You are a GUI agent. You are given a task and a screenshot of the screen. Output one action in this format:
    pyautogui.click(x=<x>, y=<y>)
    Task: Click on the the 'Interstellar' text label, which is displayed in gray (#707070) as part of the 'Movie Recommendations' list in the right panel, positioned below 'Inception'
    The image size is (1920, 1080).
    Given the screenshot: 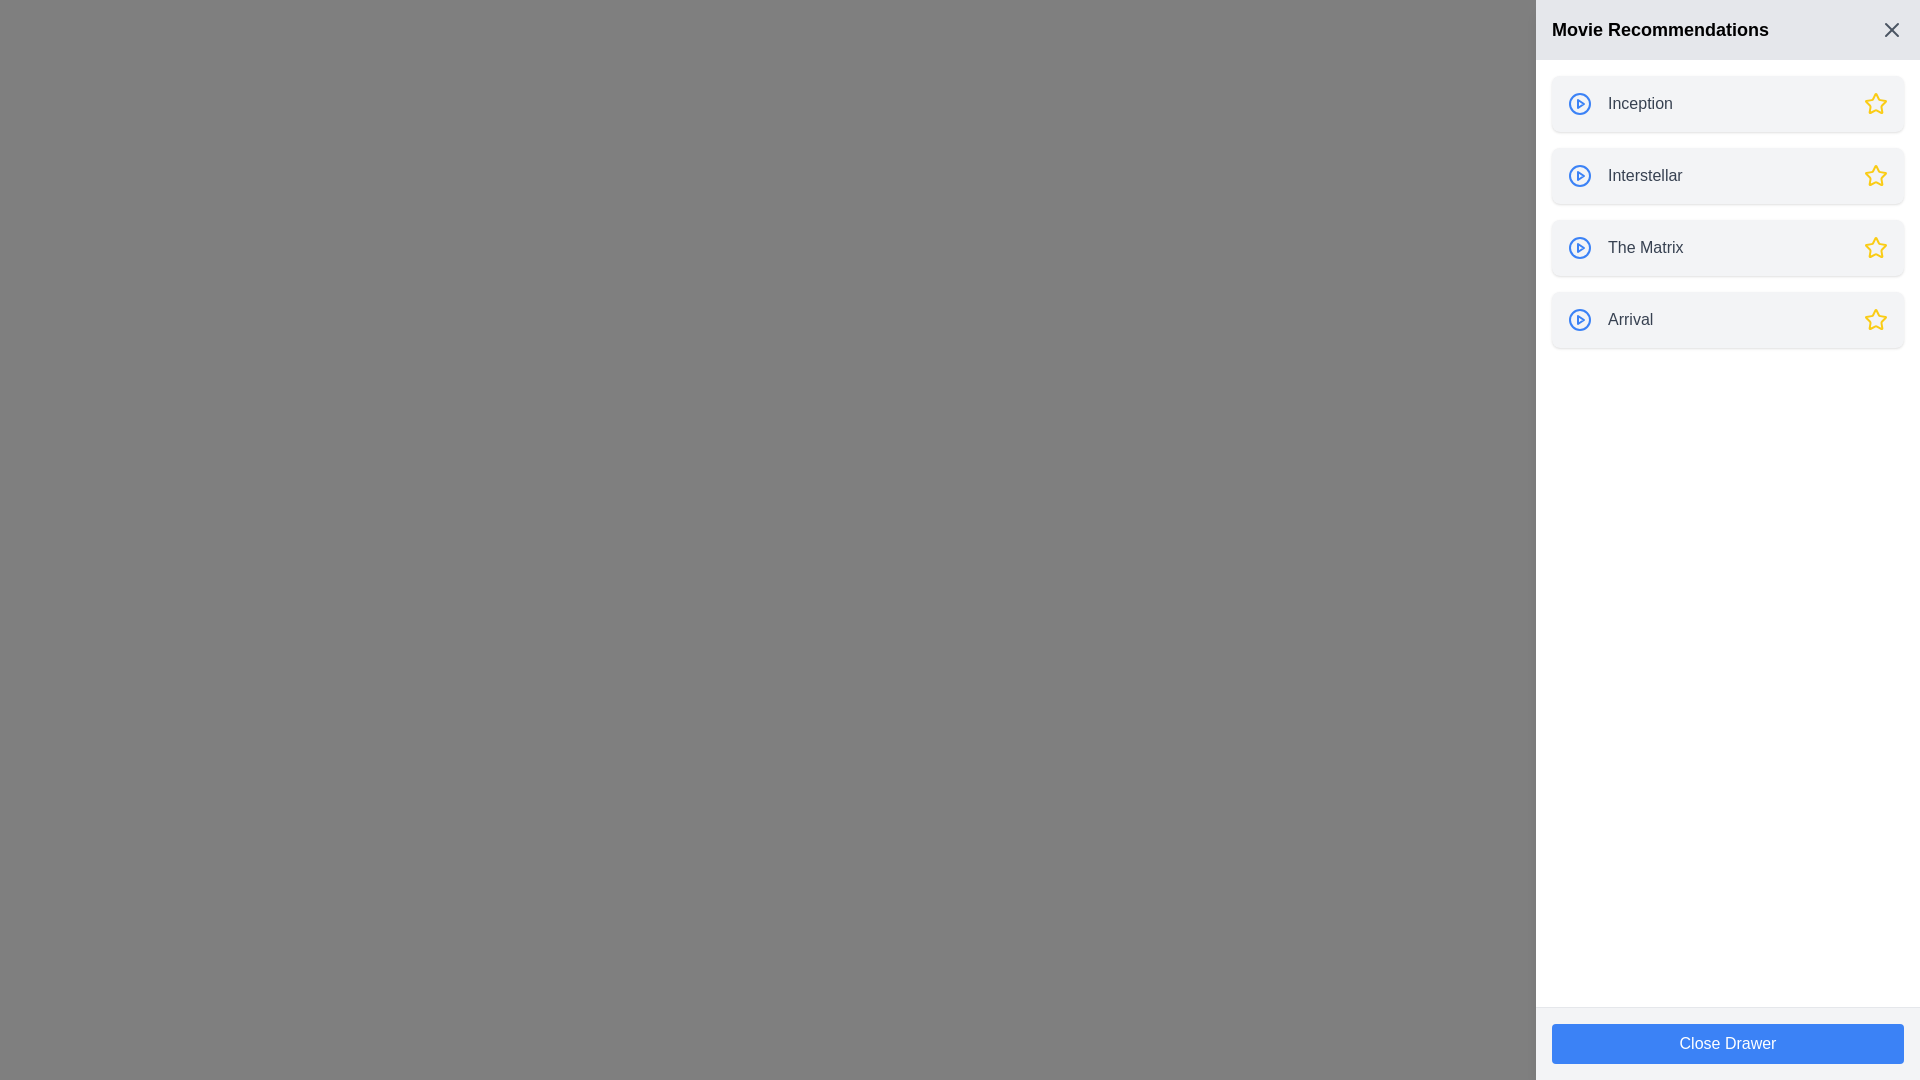 What is the action you would take?
    pyautogui.click(x=1645, y=175)
    